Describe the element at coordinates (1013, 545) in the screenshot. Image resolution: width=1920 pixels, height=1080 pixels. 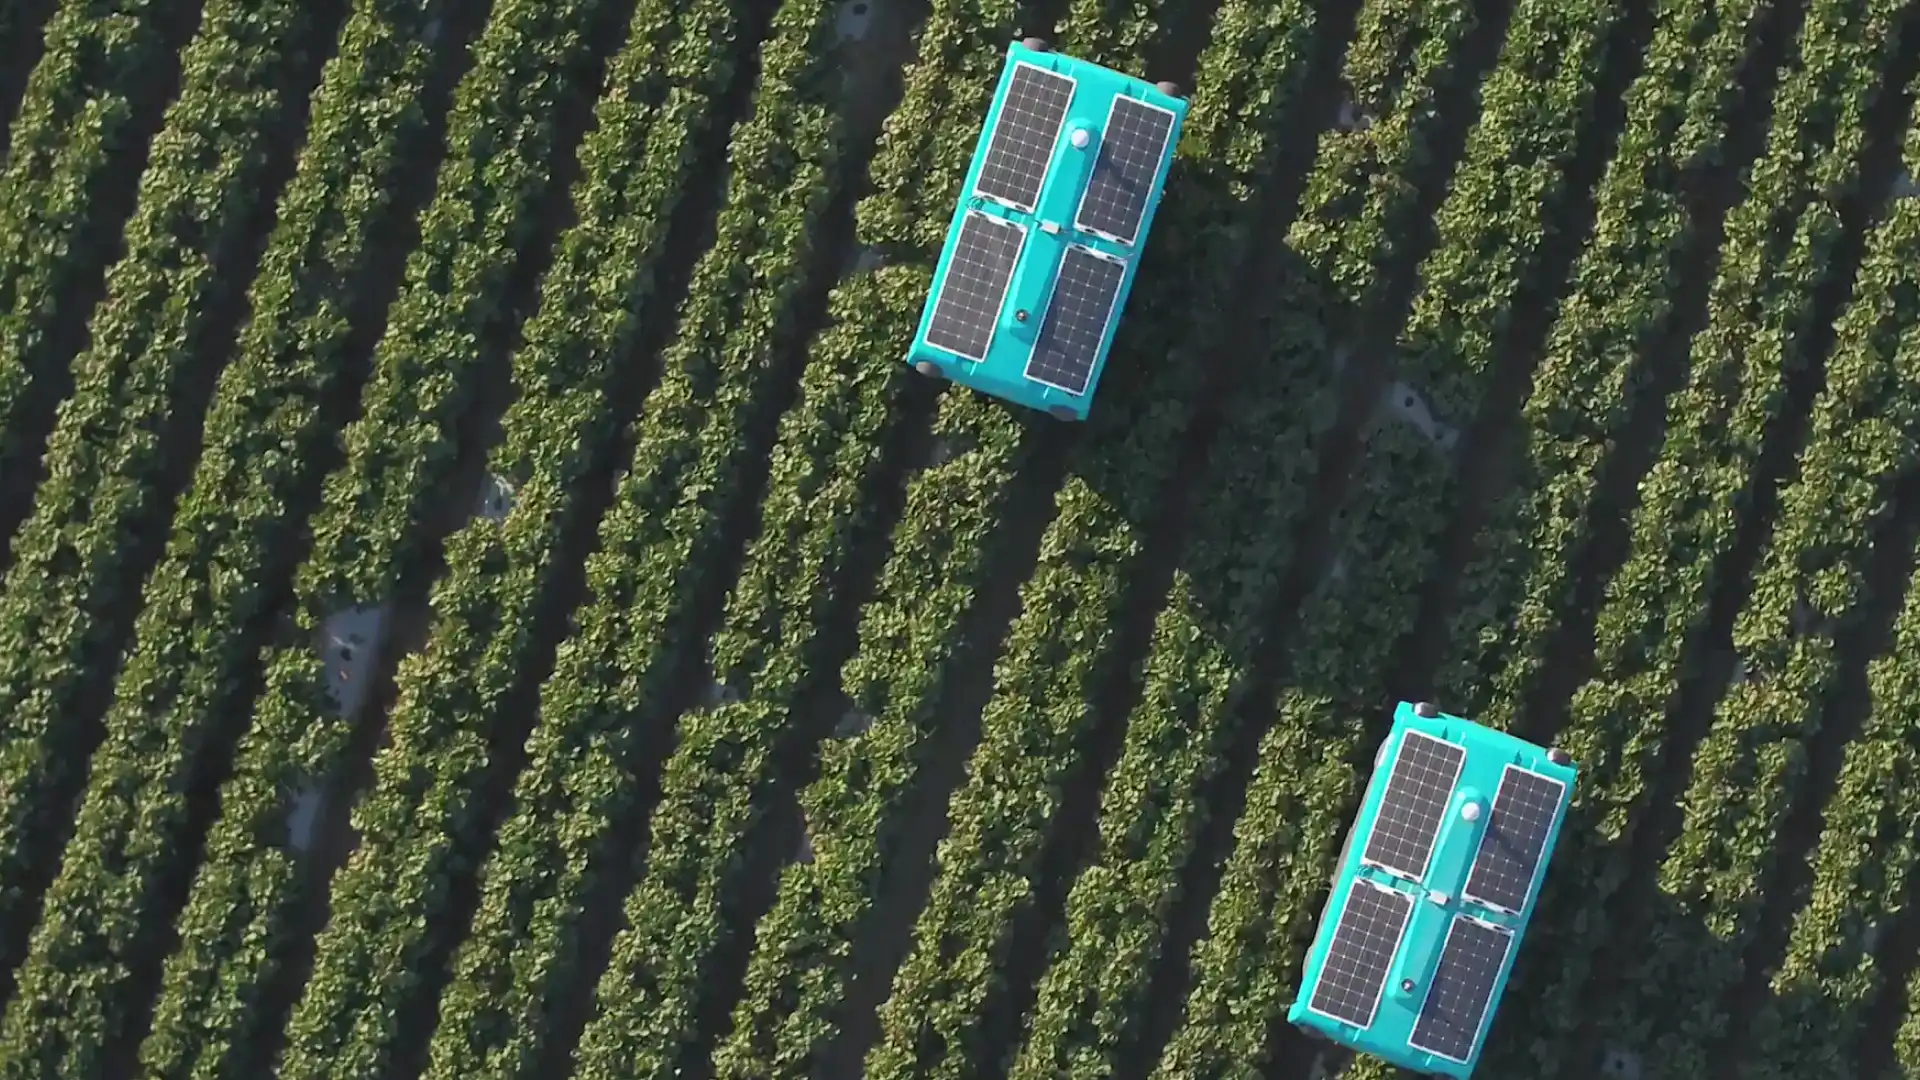
I see `Helping out after disasters After devastating floods in Peru and Hurricane Maria in Puerto Rico, Project Loon flies in to provide basic connectivity and help people get access to vital information and basic communication tools.` at that location.